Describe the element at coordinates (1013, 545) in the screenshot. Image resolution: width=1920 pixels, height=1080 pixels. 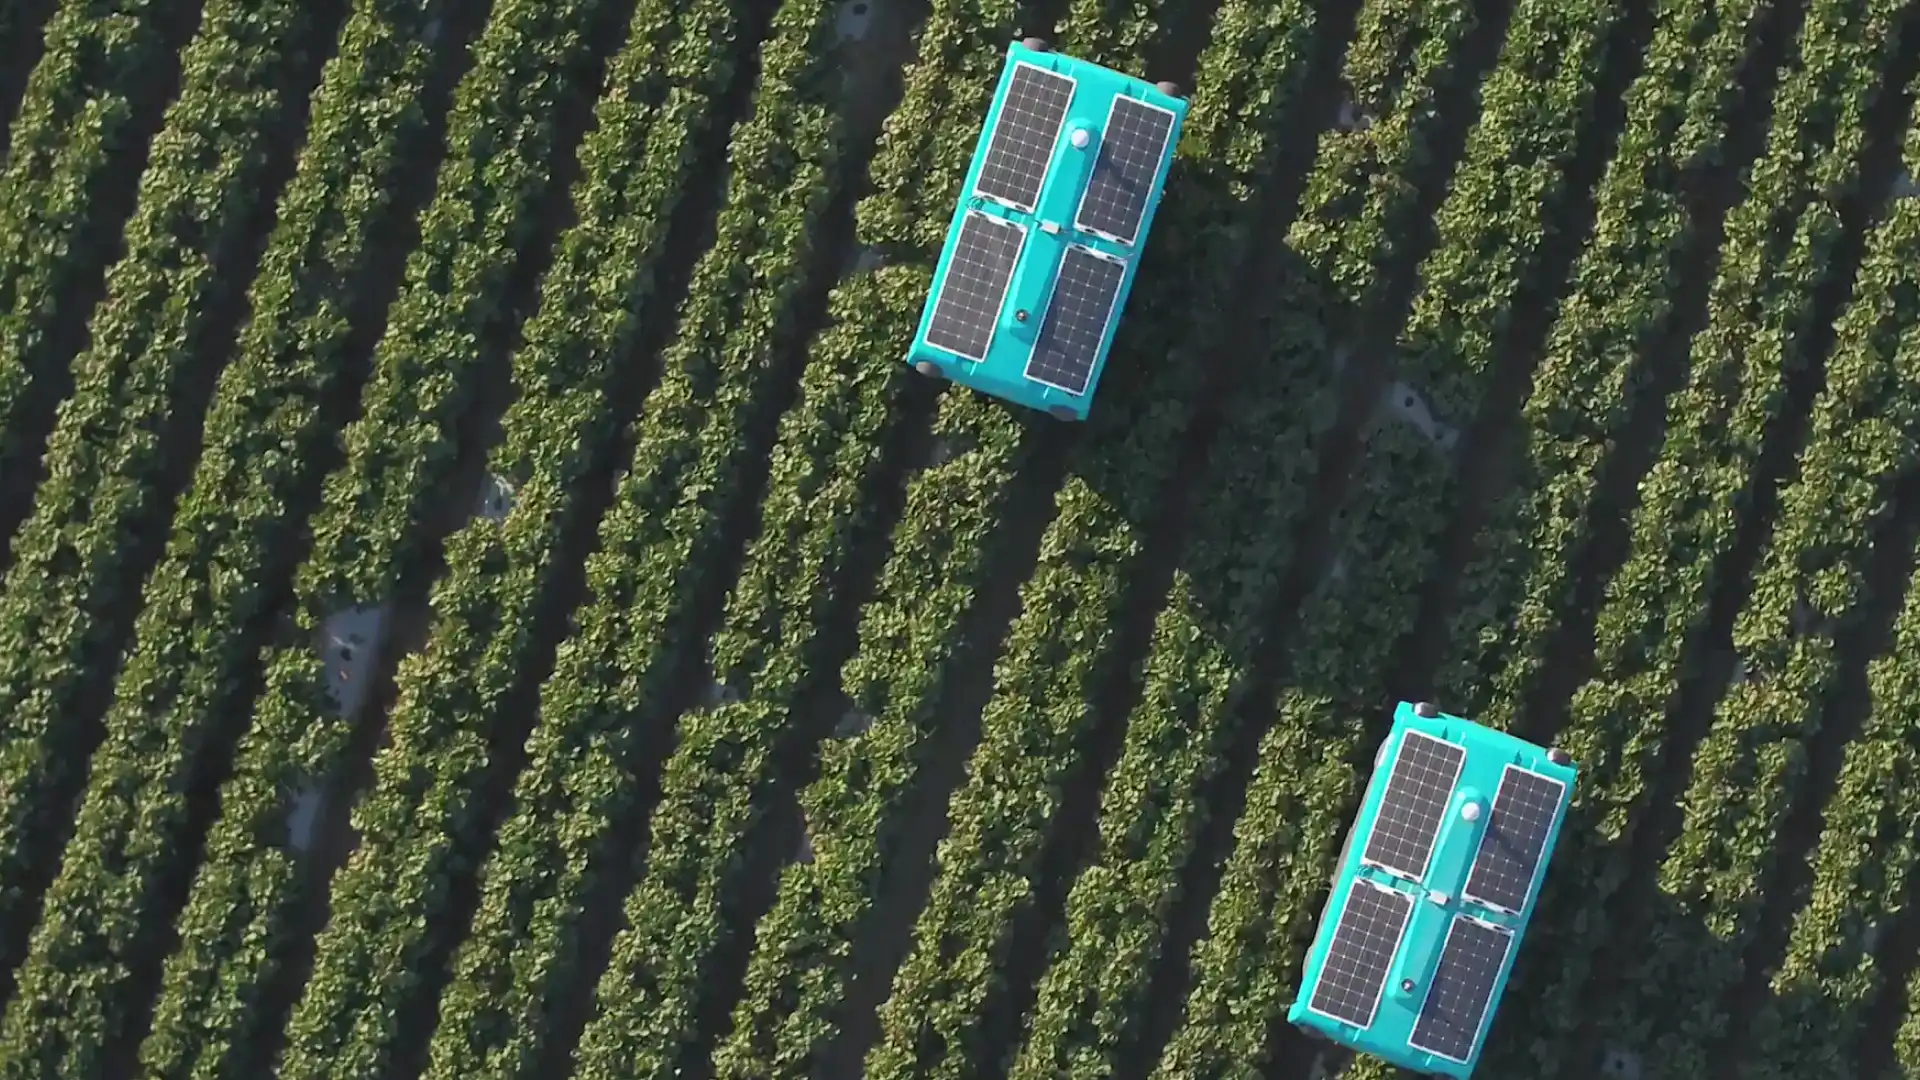
I see `Helping out after disasters After devastating floods in Peru and Hurricane Maria in Puerto Rico, Project Loon flies in to provide basic connectivity and help people get access to vital information and basic communication tools.` at that location.